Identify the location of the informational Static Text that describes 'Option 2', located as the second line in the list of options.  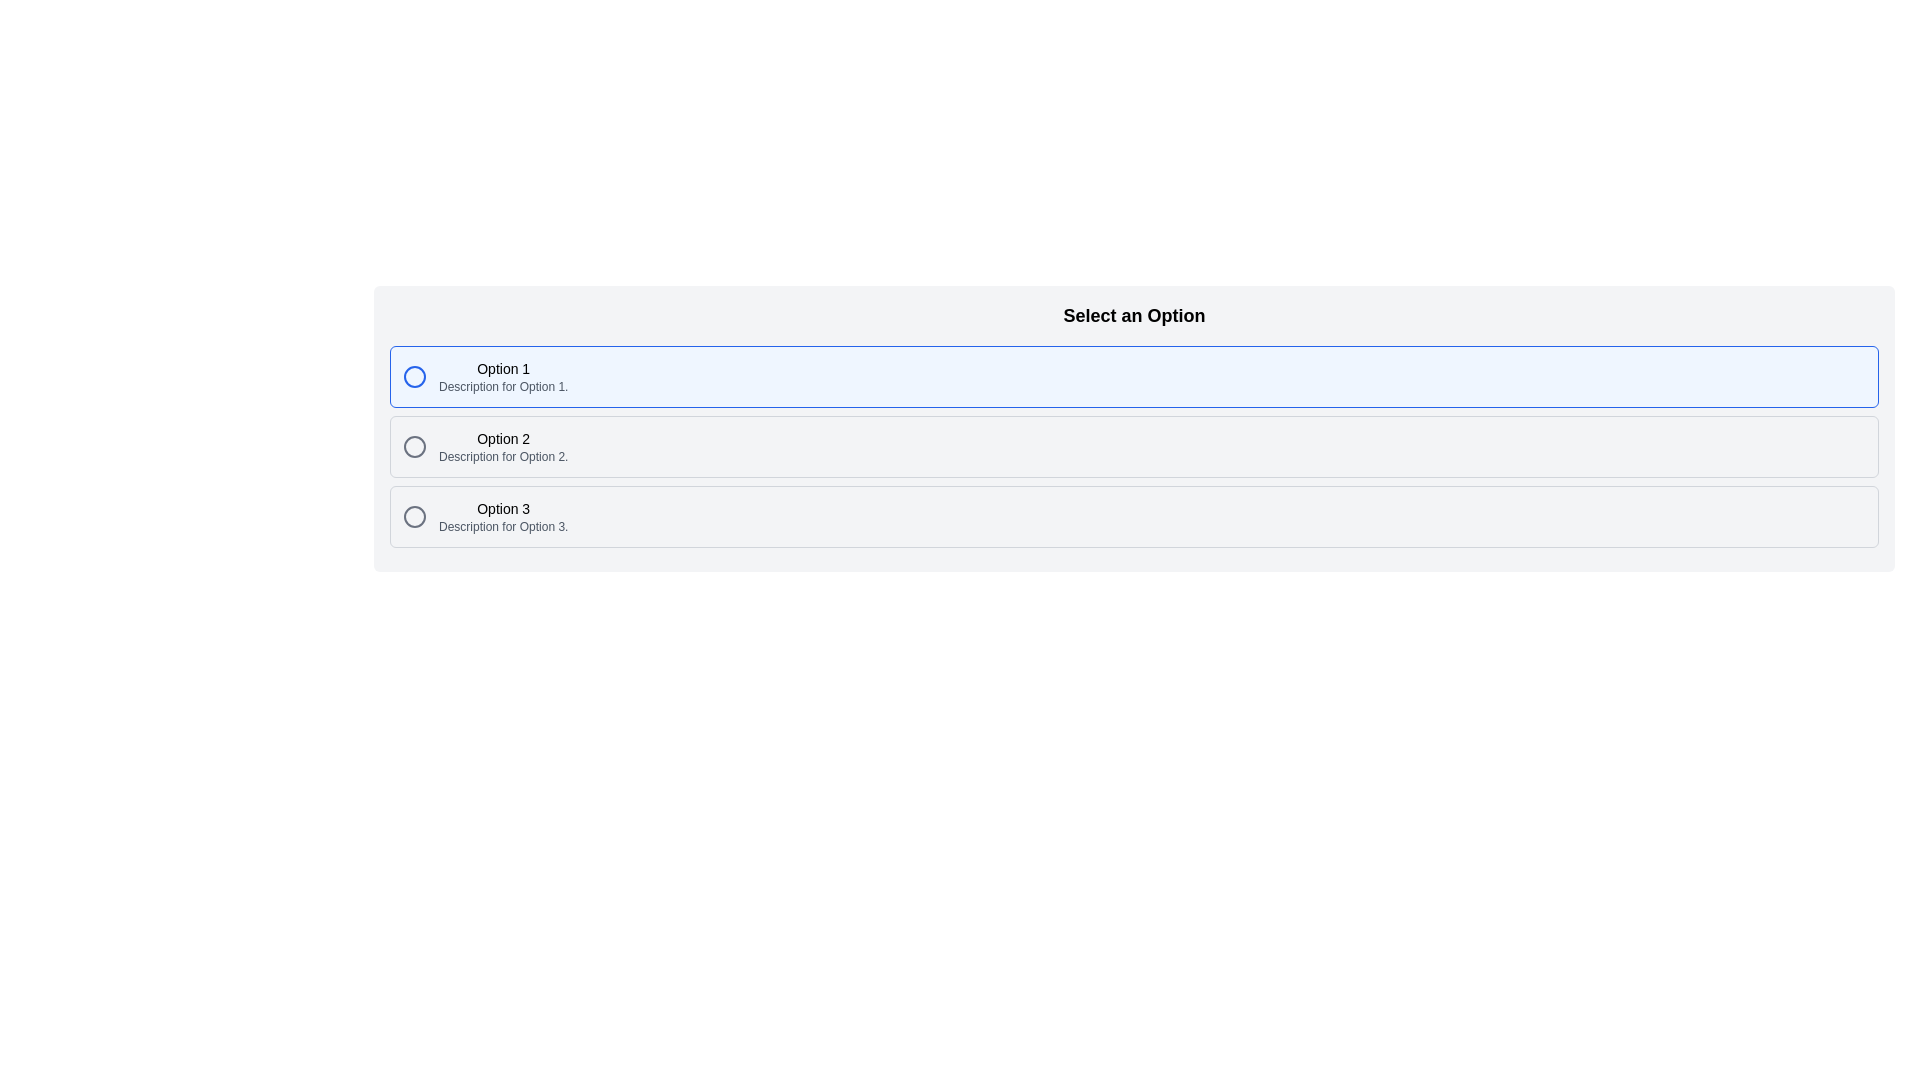
(503, 456).